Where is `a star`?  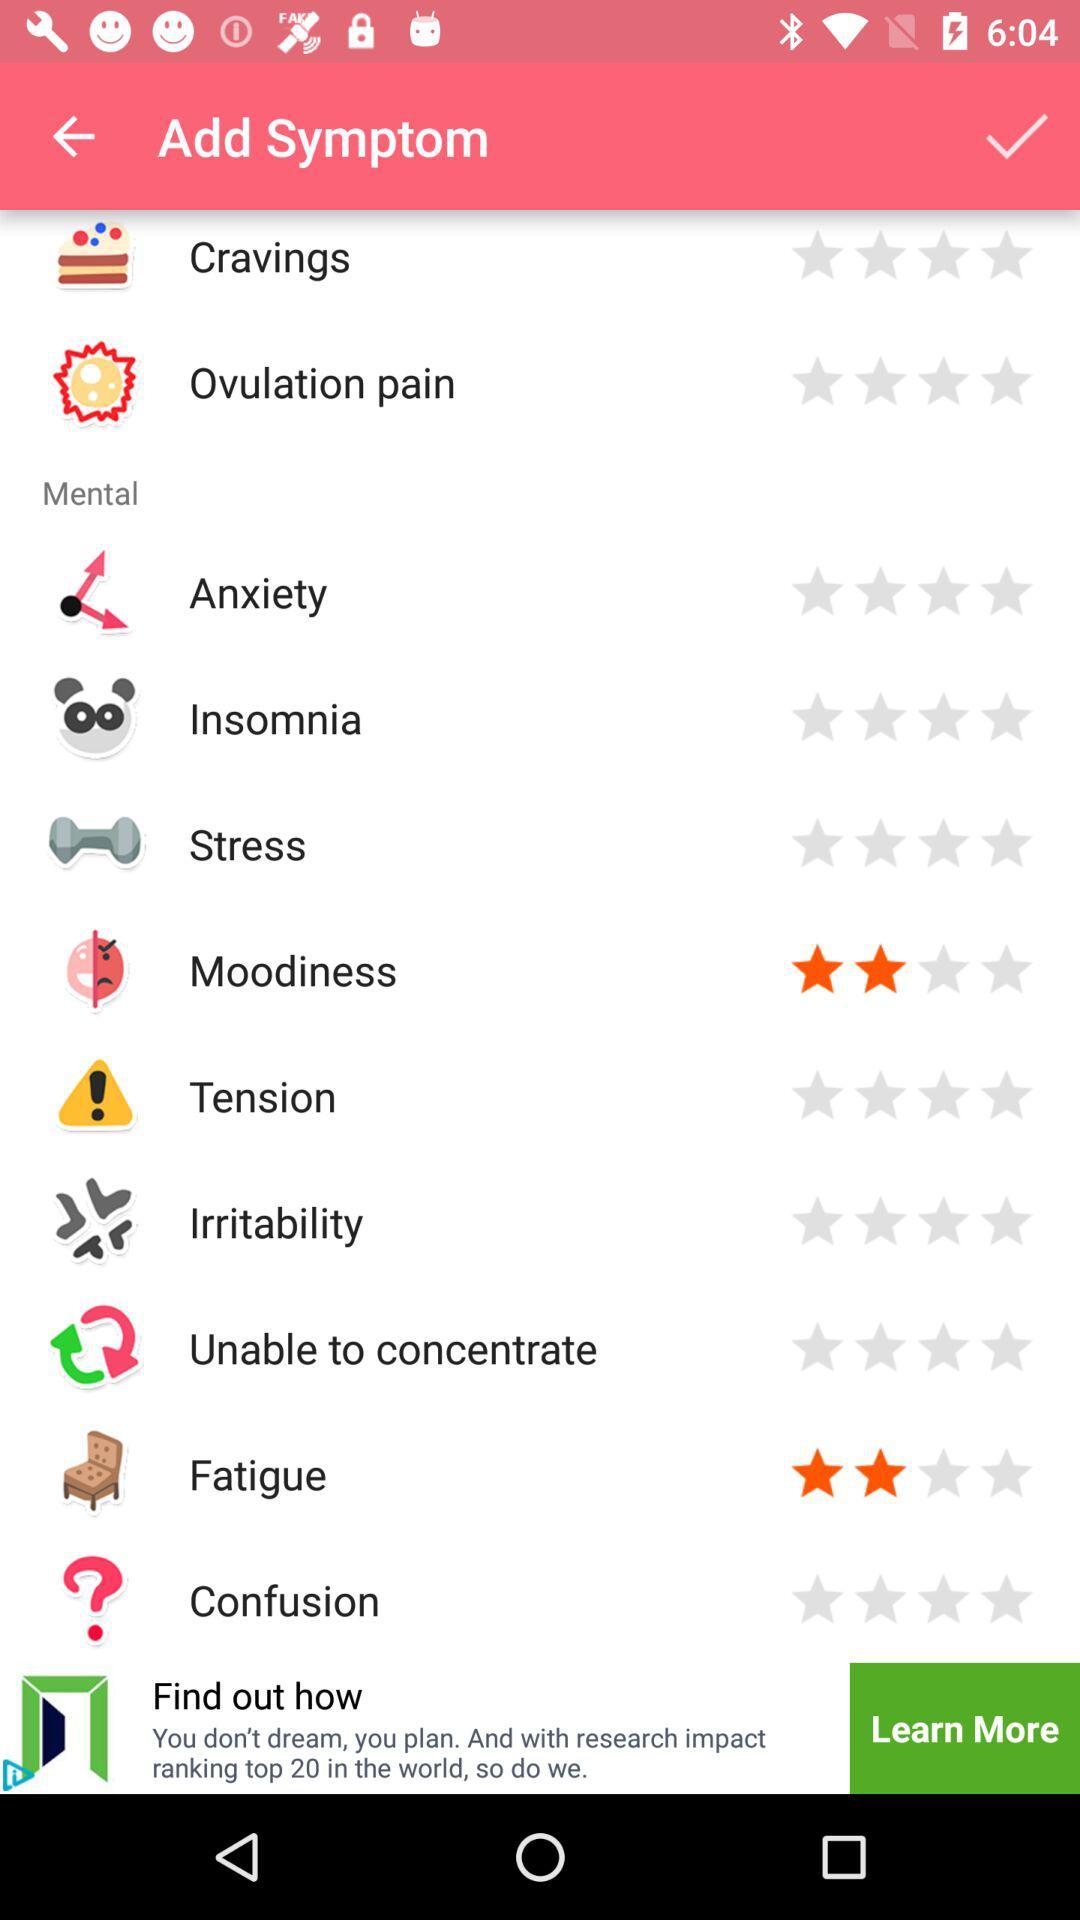 a star is located at coordinates (817, 381).